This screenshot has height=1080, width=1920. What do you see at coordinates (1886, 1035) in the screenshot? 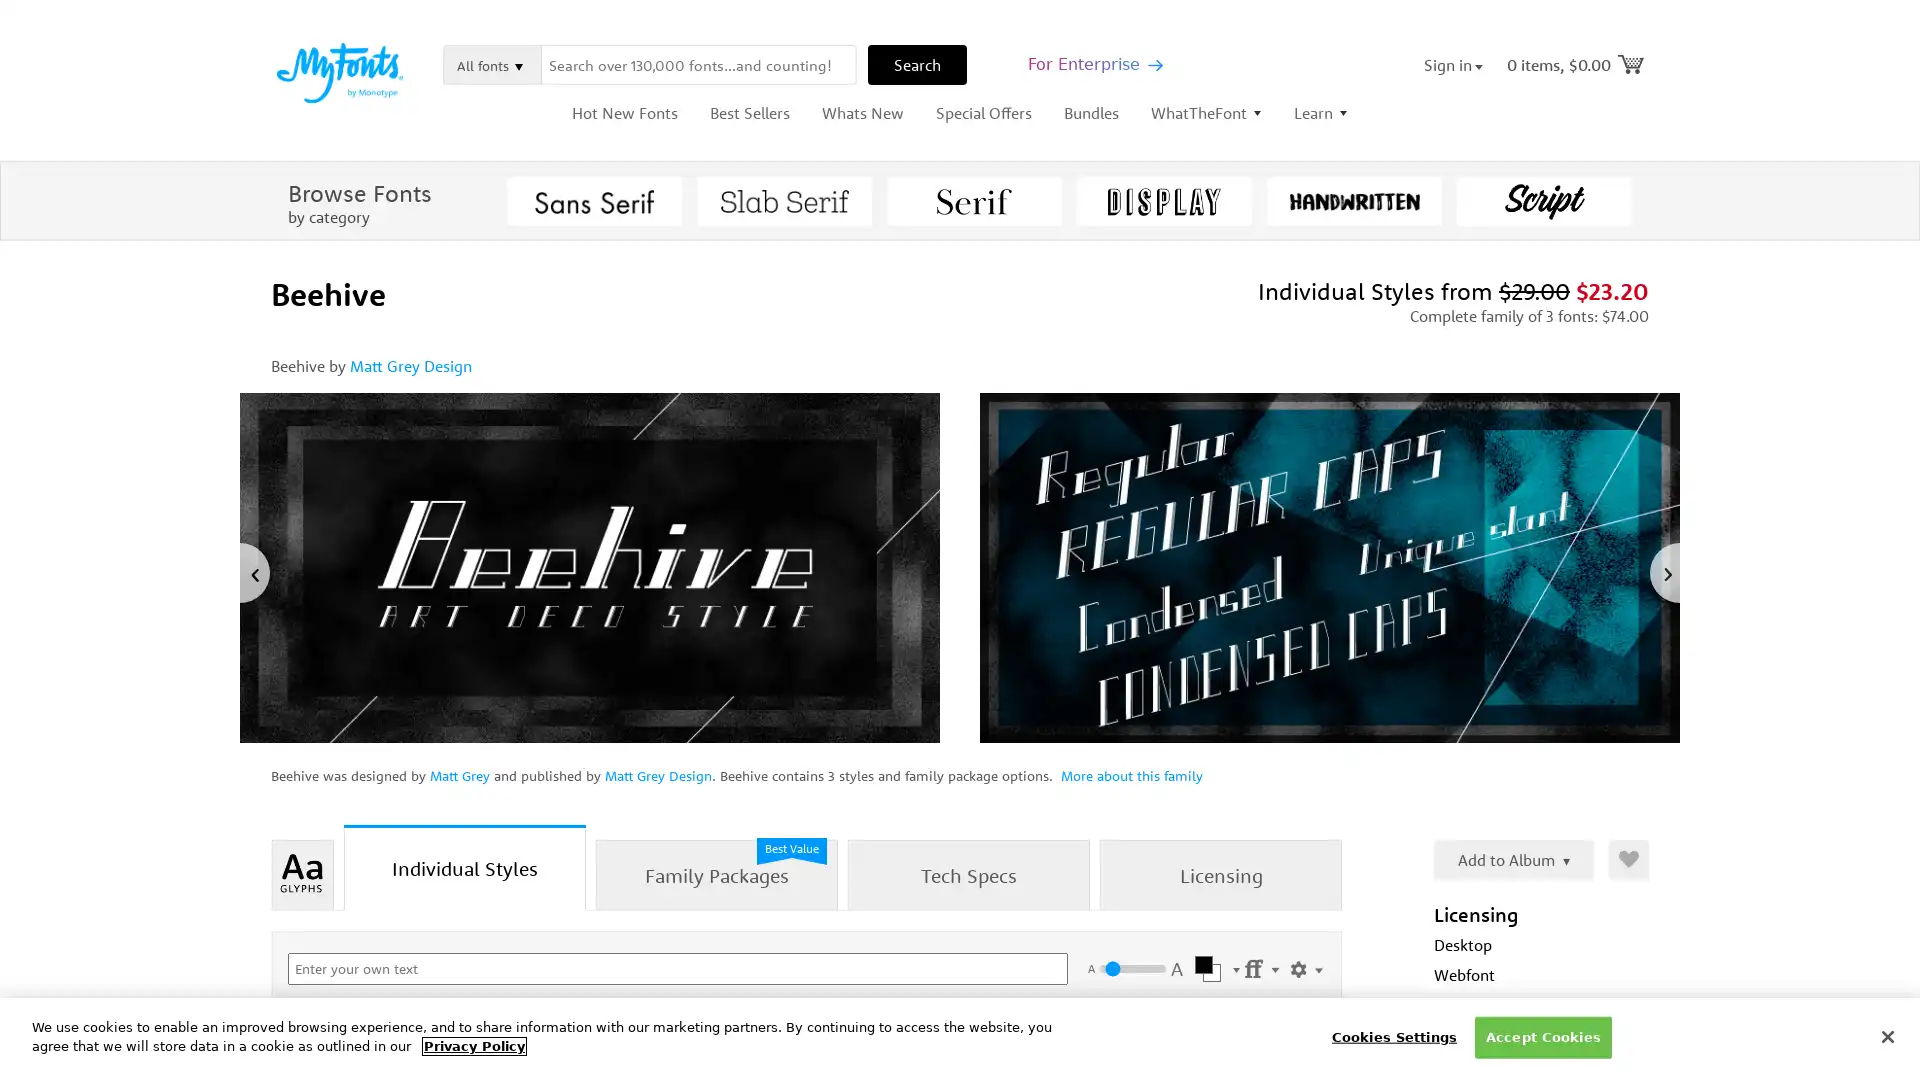
I see `Close` at bounding box center [1886, 1035].